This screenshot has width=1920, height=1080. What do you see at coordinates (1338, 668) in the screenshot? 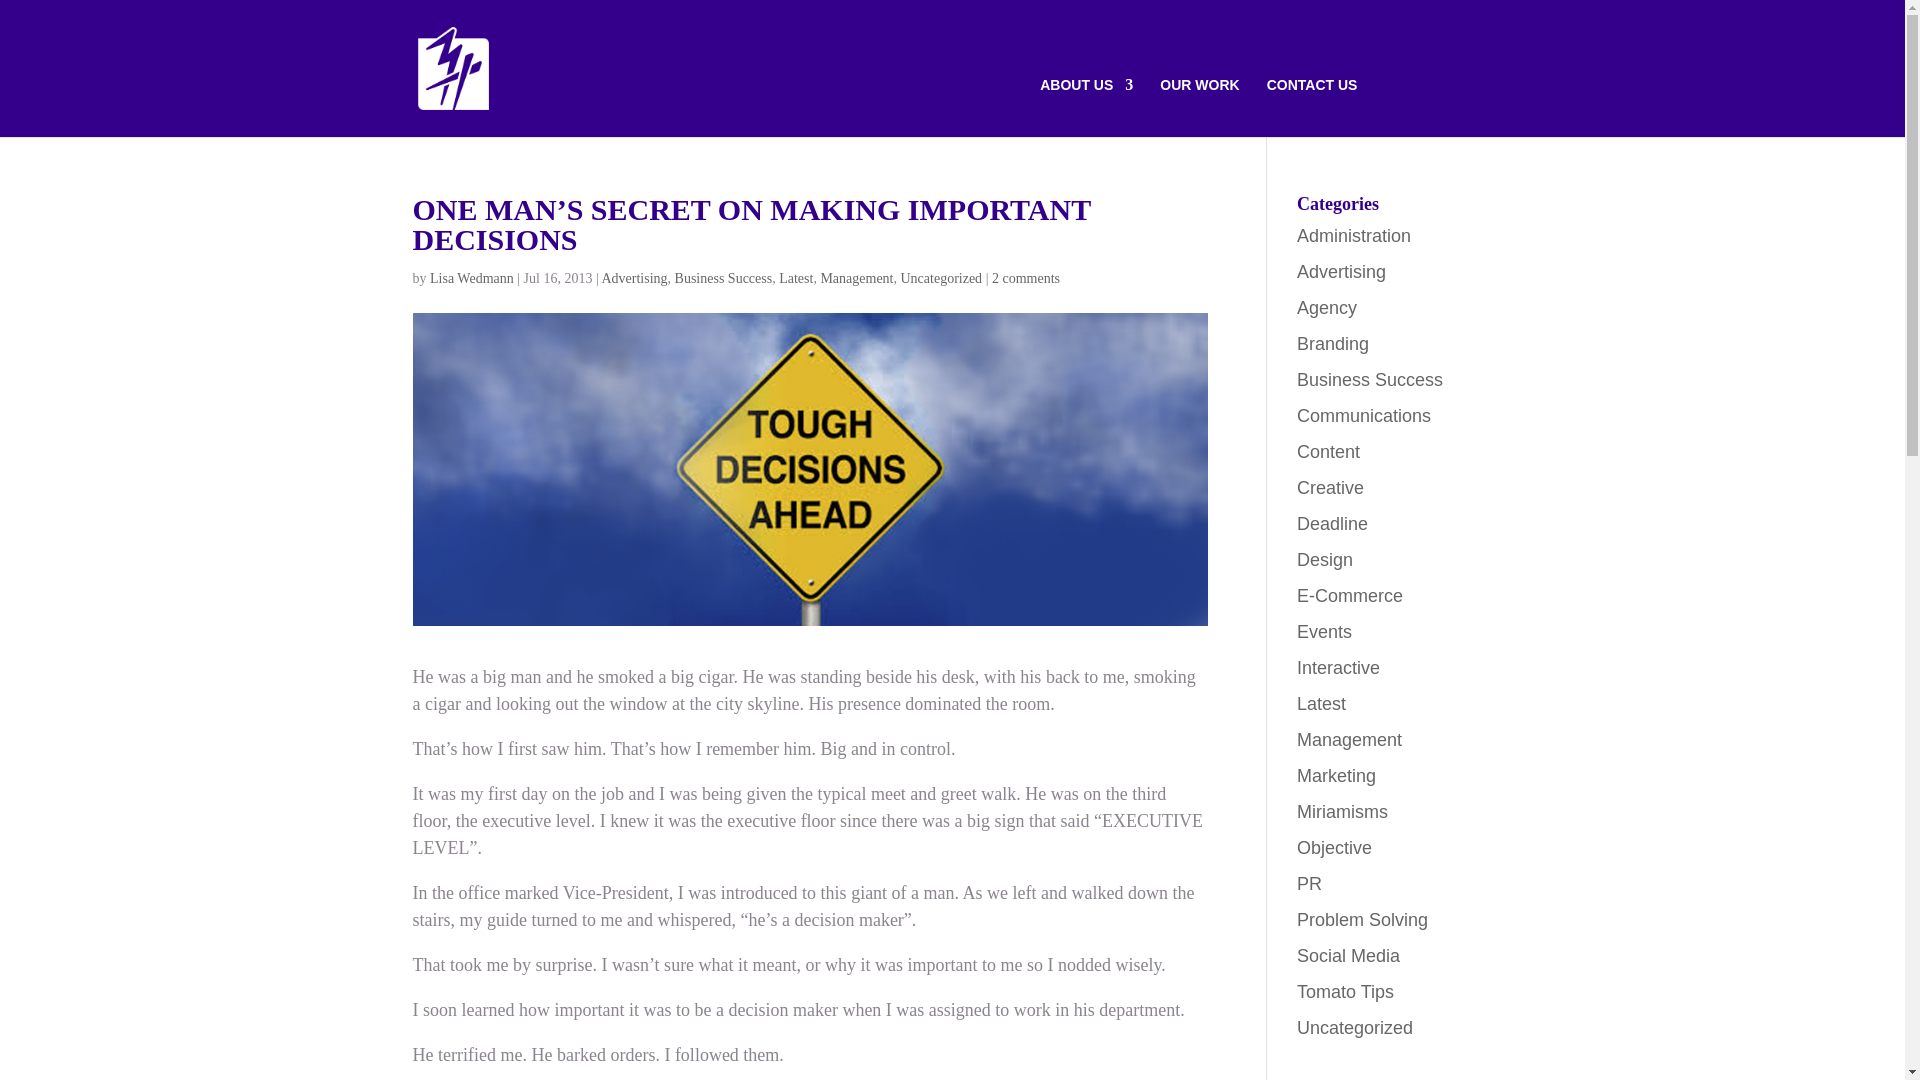
I see `'Interactive'` at bounding box center [1338, 668].